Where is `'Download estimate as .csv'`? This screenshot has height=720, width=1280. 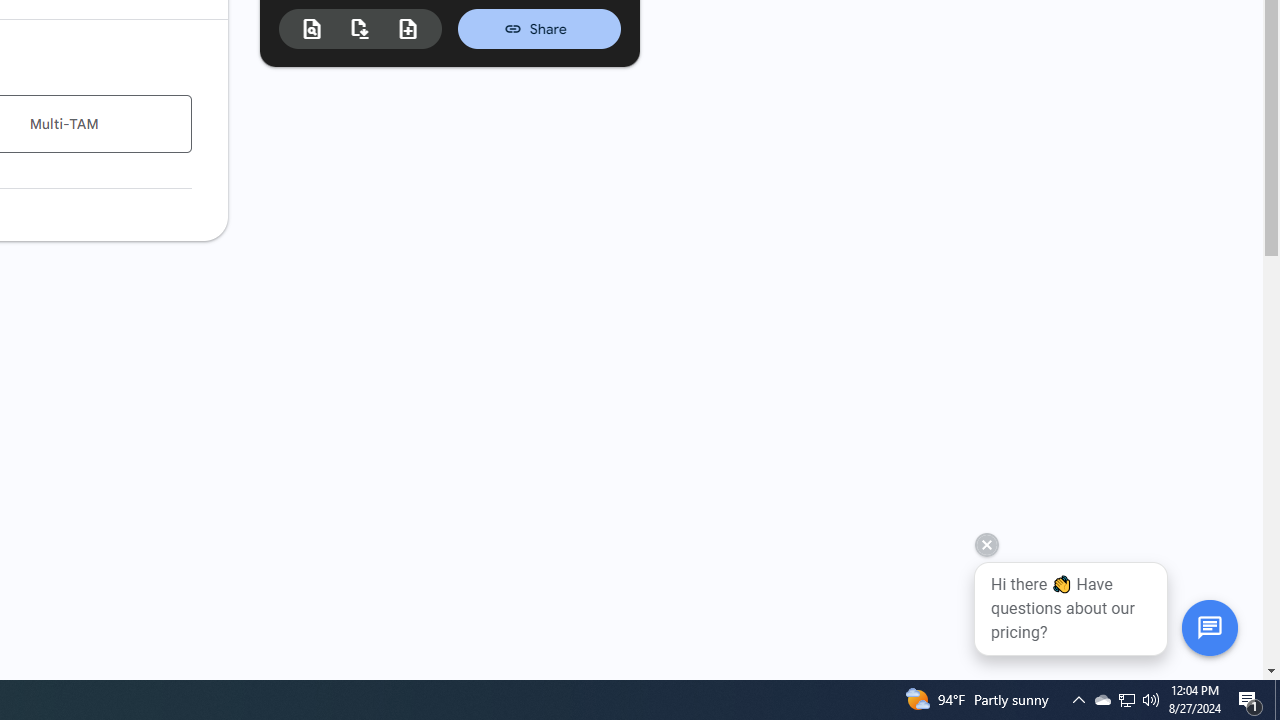
'Download estimate as .csv' is located at coordinates (360, 28).